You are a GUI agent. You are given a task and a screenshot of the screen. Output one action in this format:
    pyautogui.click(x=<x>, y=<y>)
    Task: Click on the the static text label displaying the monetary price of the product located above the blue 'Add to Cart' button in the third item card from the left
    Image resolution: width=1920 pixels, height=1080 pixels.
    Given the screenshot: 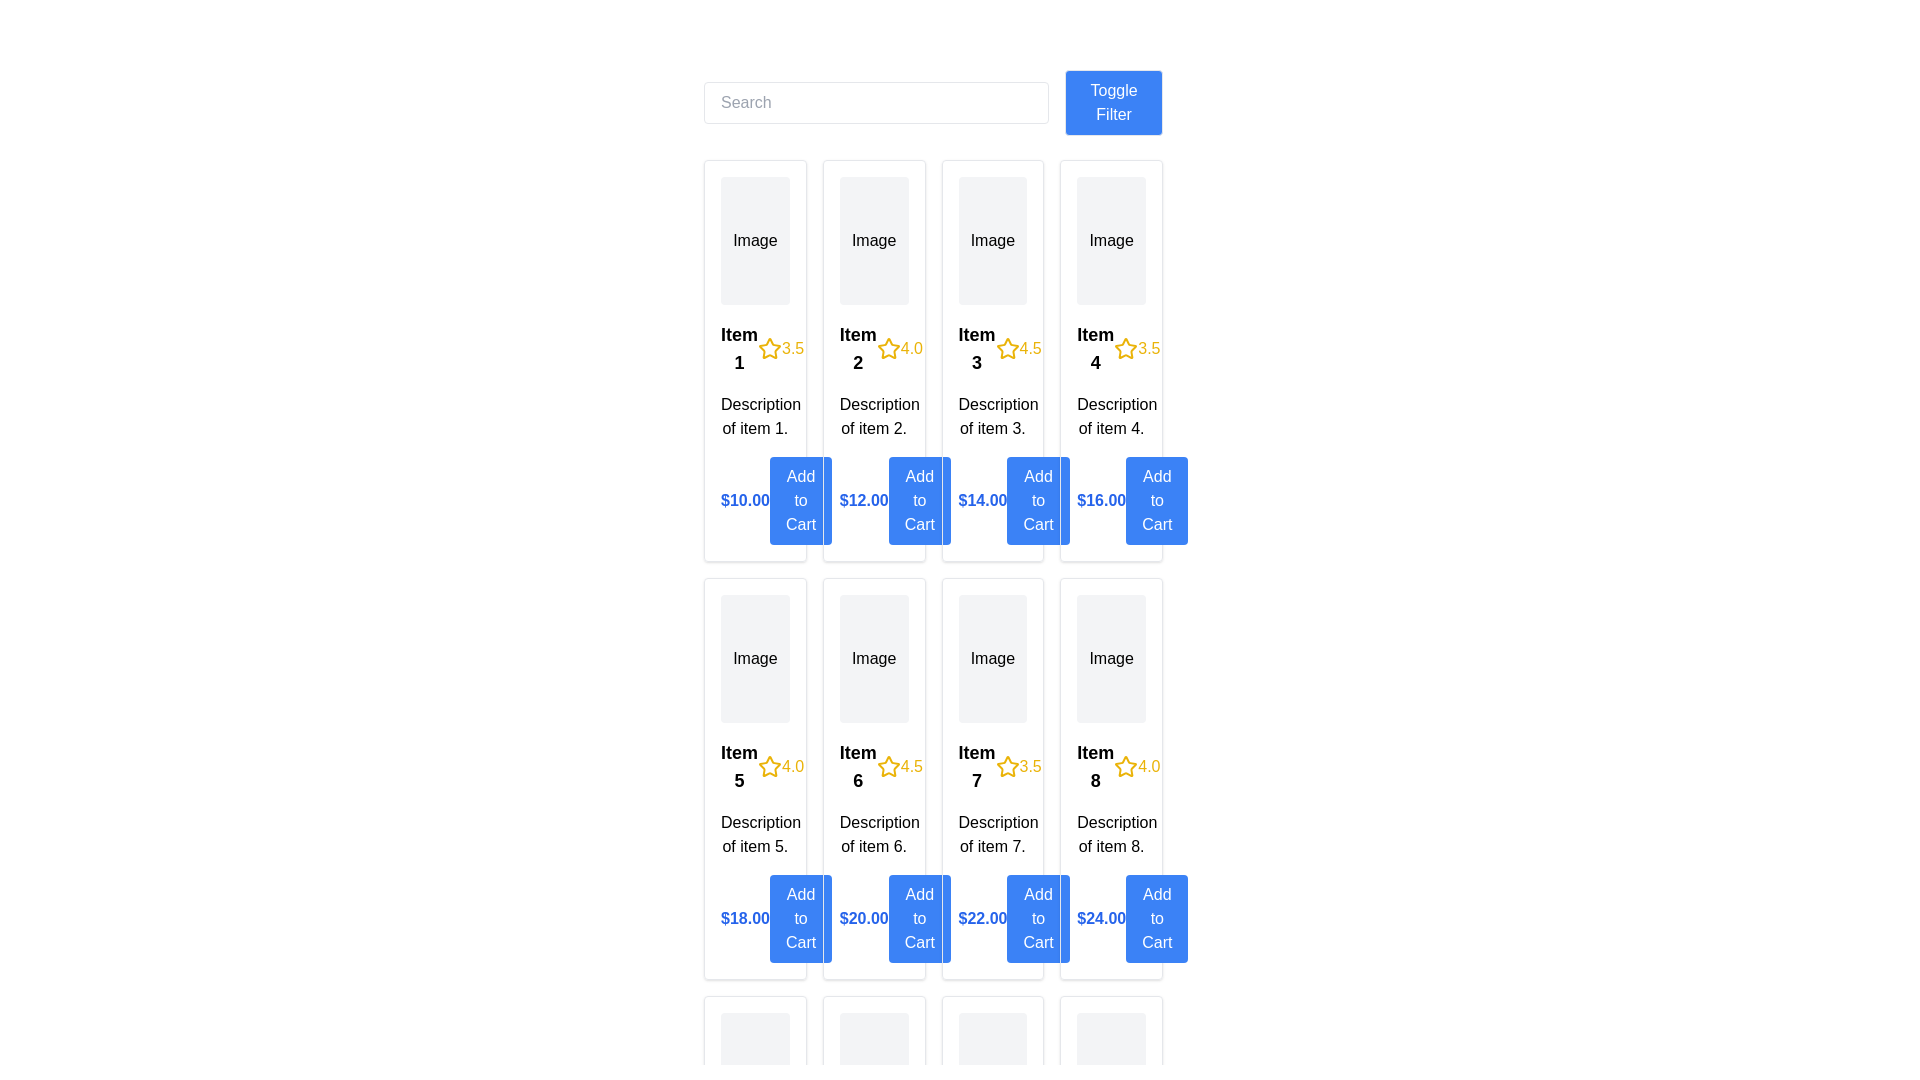 What is the action you would take?
    pyautogui.click(x=983, y=500)
    